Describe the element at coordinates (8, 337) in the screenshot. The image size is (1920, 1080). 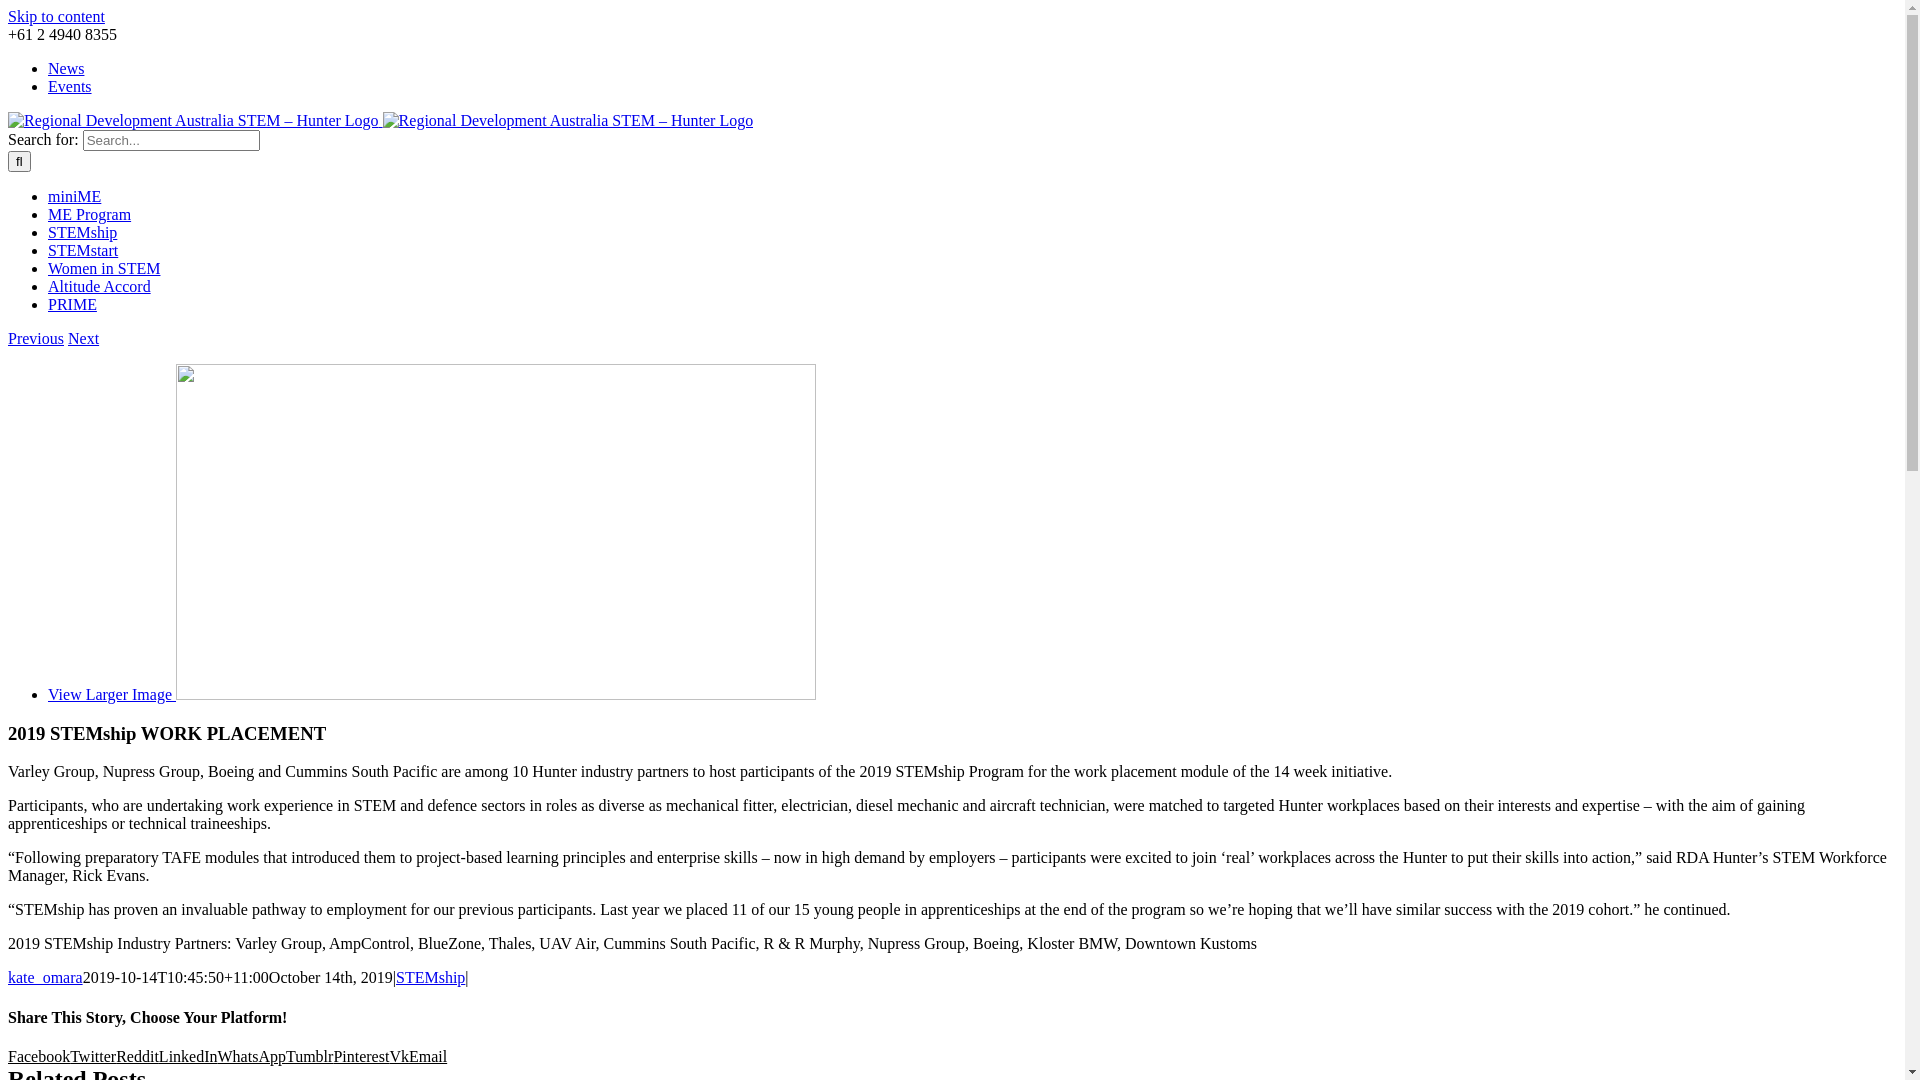
I see `'Previous'` at that location.